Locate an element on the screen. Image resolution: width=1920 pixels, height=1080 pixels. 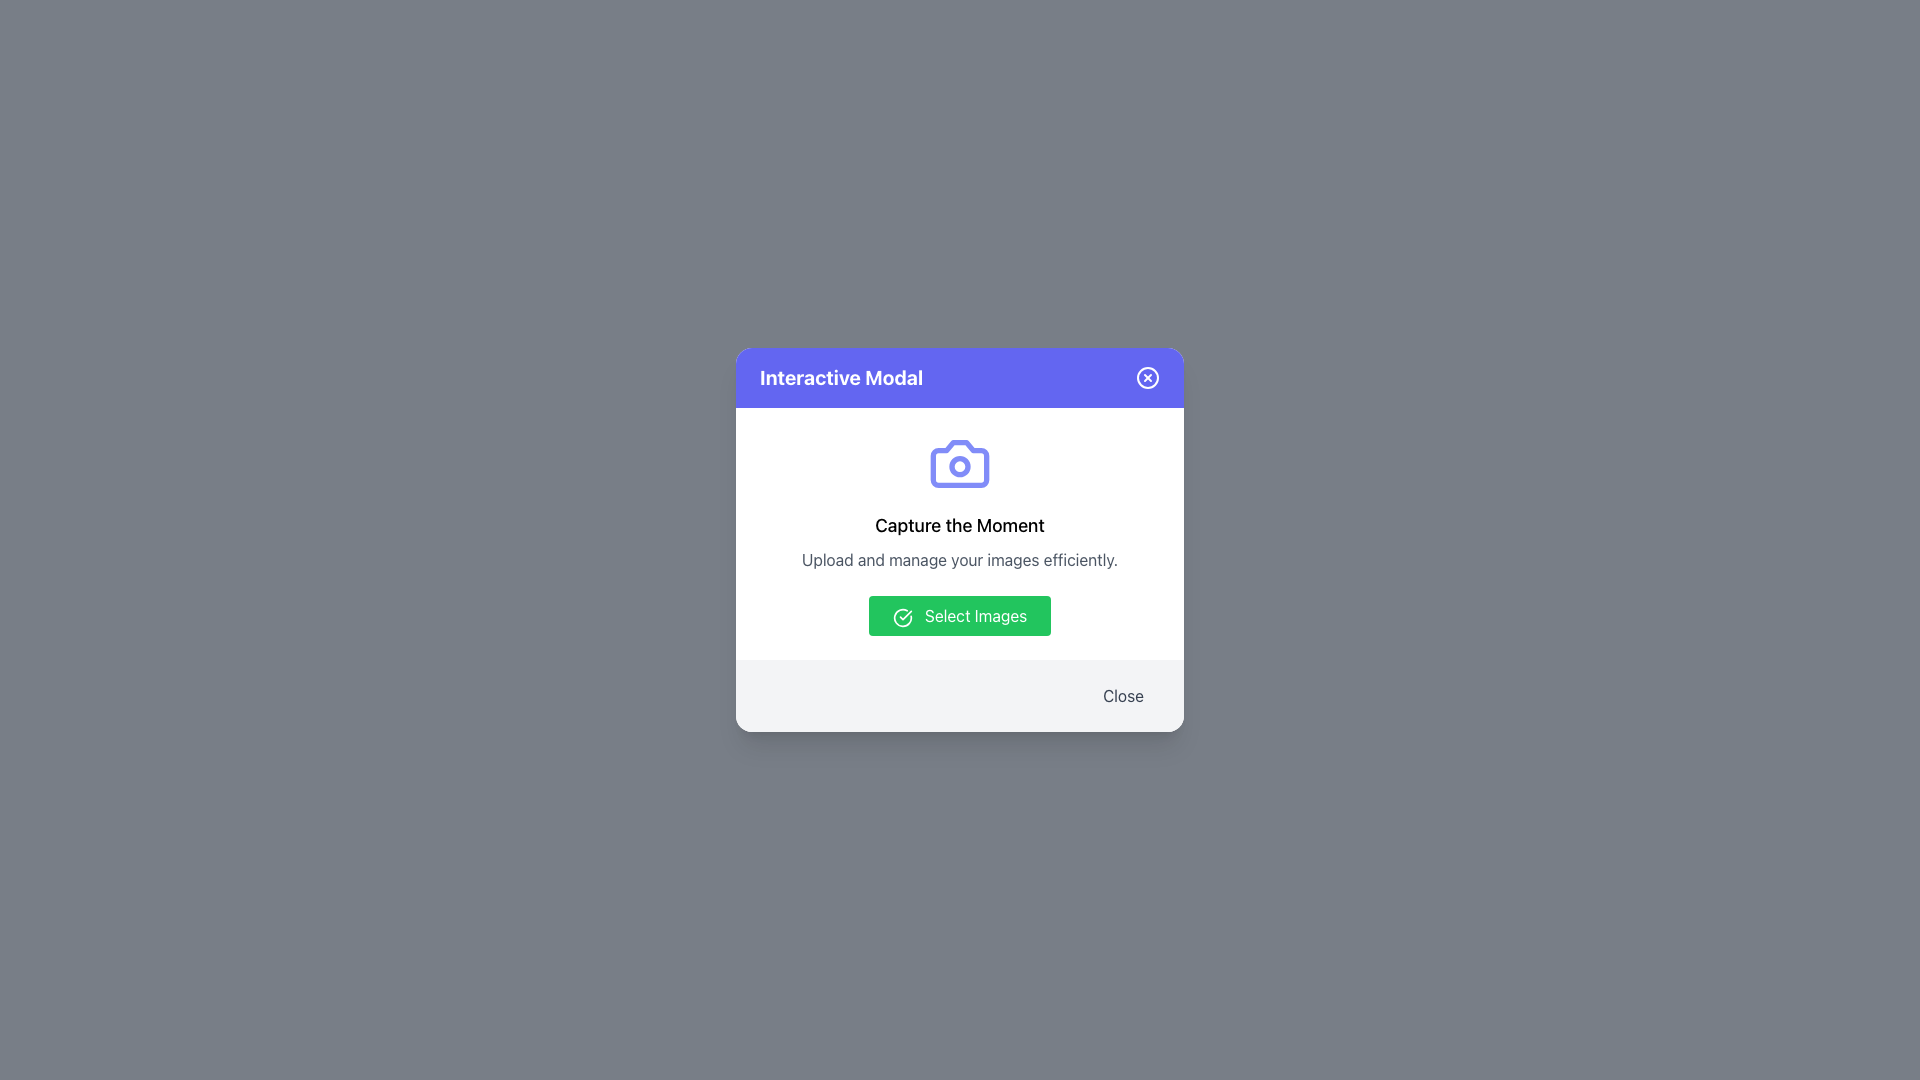
the camera icon at the center of the modal dialog, located between the header 'Interactive Modal' and the subtext 'Capture the Moment' is located at coordinates (960, 466).